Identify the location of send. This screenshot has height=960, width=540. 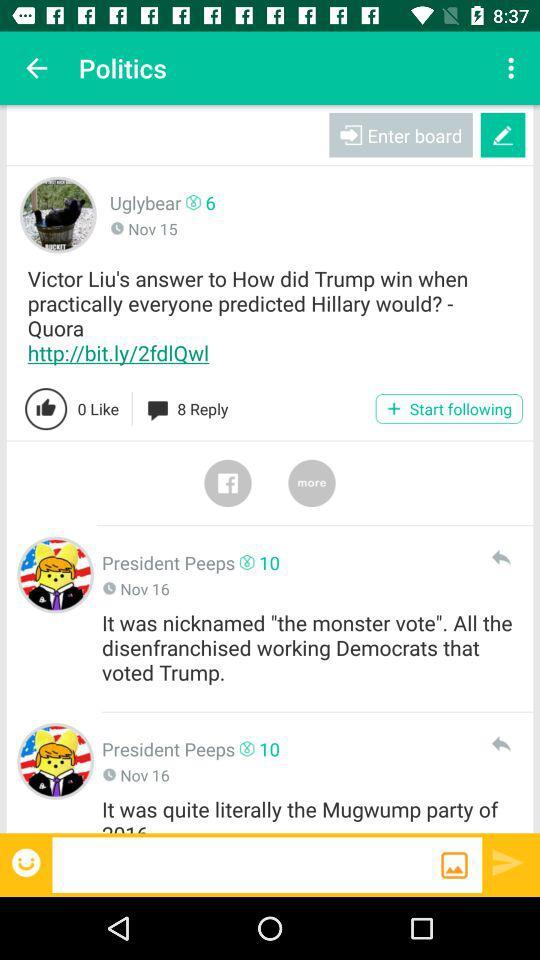
(508, 861).